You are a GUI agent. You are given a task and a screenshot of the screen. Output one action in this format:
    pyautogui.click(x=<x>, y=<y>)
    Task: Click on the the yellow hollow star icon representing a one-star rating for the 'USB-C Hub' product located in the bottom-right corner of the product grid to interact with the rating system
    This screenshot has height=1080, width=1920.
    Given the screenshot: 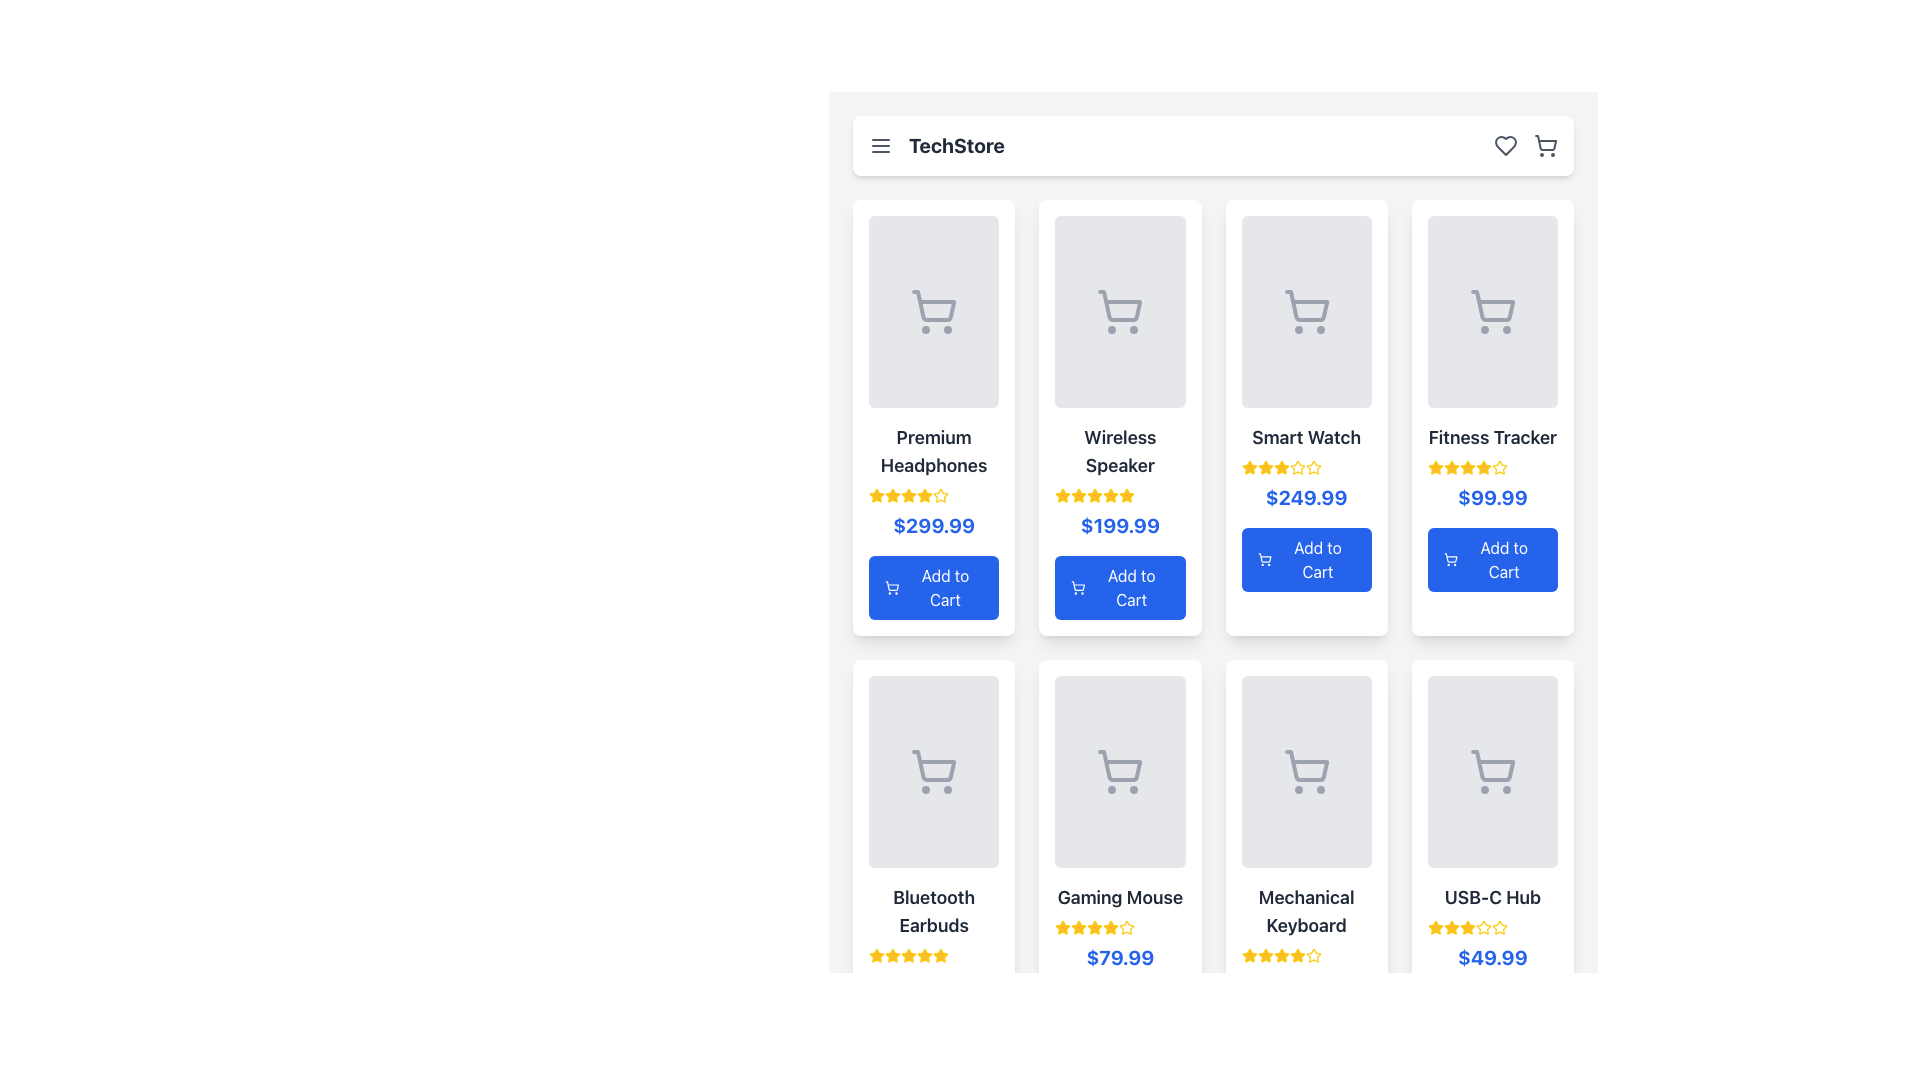 What is the action you would take?
    pyautogui.click(x=1451, y=927)
    